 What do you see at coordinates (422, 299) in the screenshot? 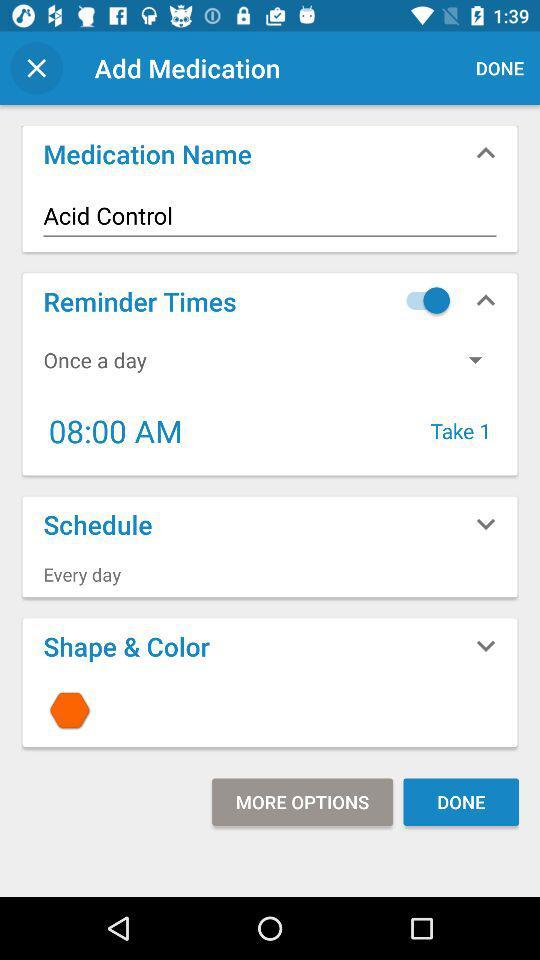
I see `item to the right of the reminder times item` at bounding box center [422, 299].